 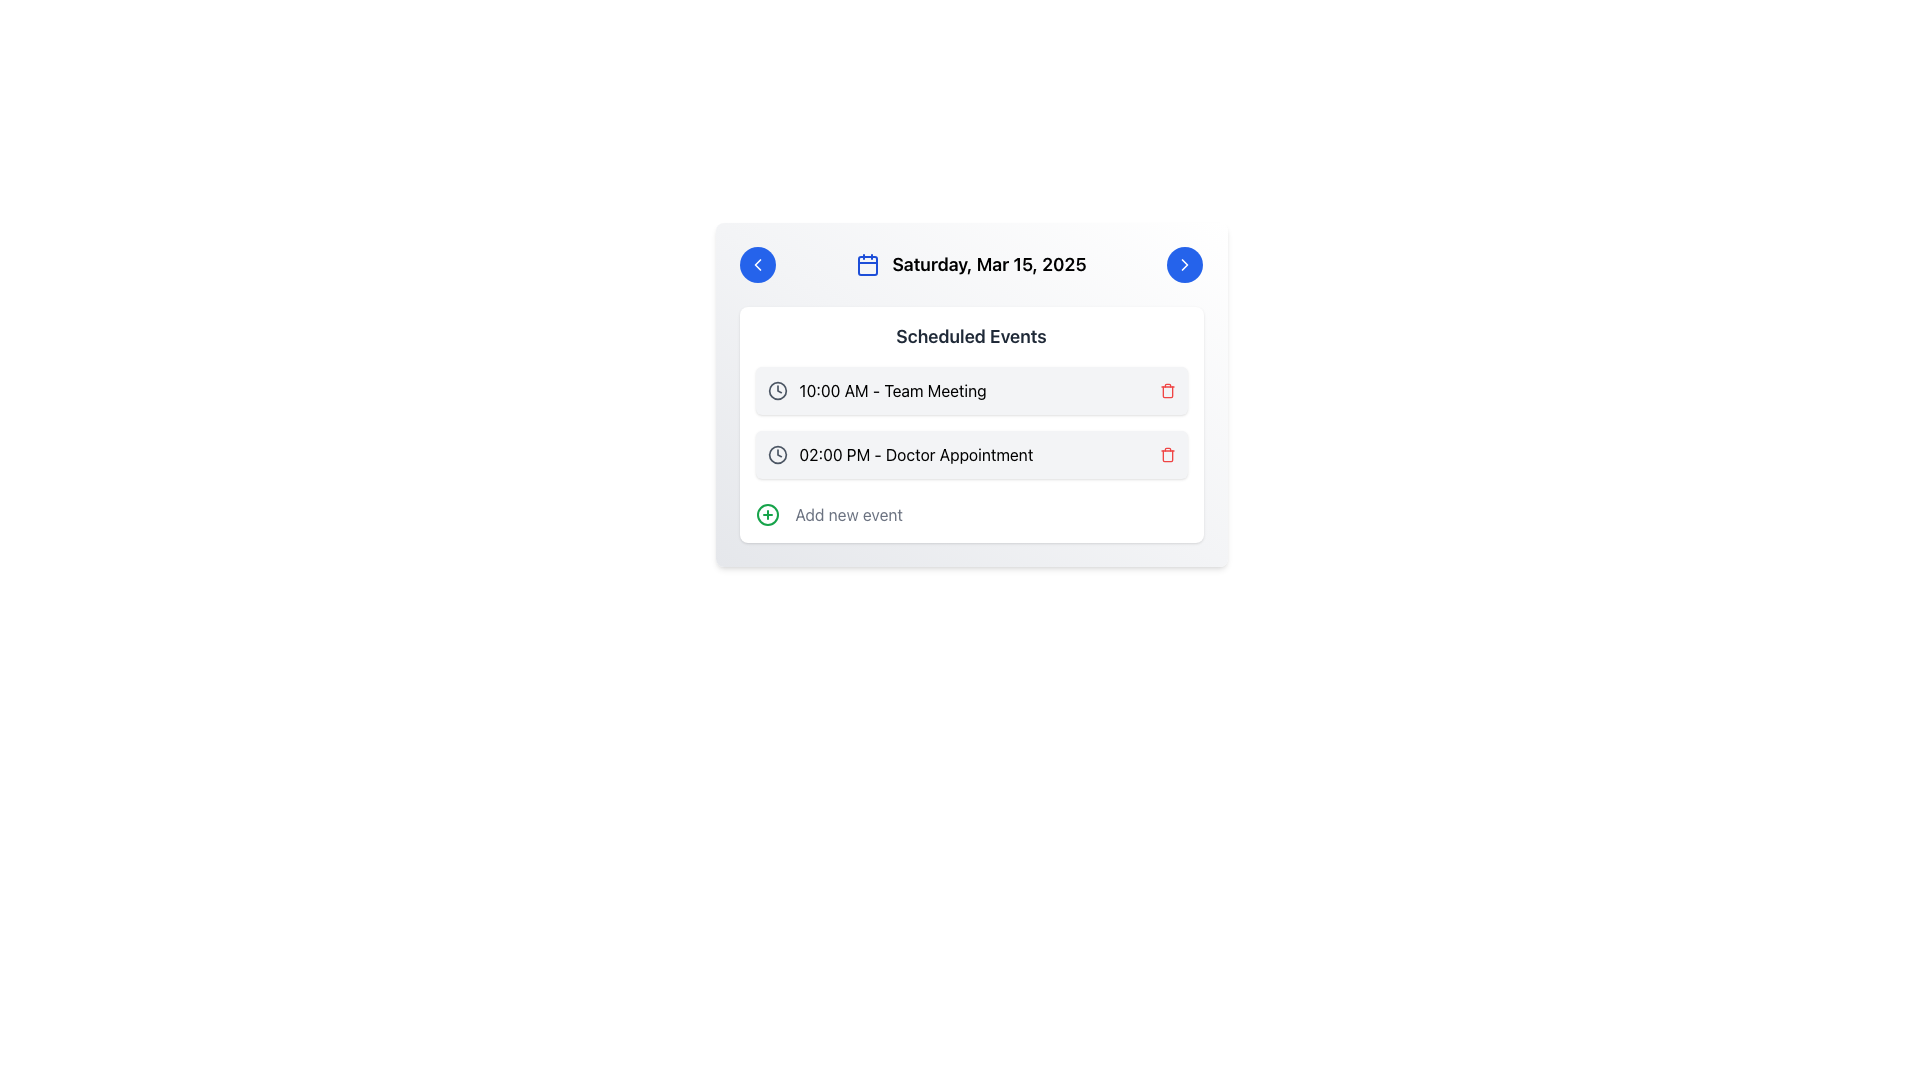 I want to click on the non-interactive reminder for the scheduled event titled 'Team Meeting' at 10:00 AM, which is the first item in the list of events on the calendar interface, so click(x=877, y=390).